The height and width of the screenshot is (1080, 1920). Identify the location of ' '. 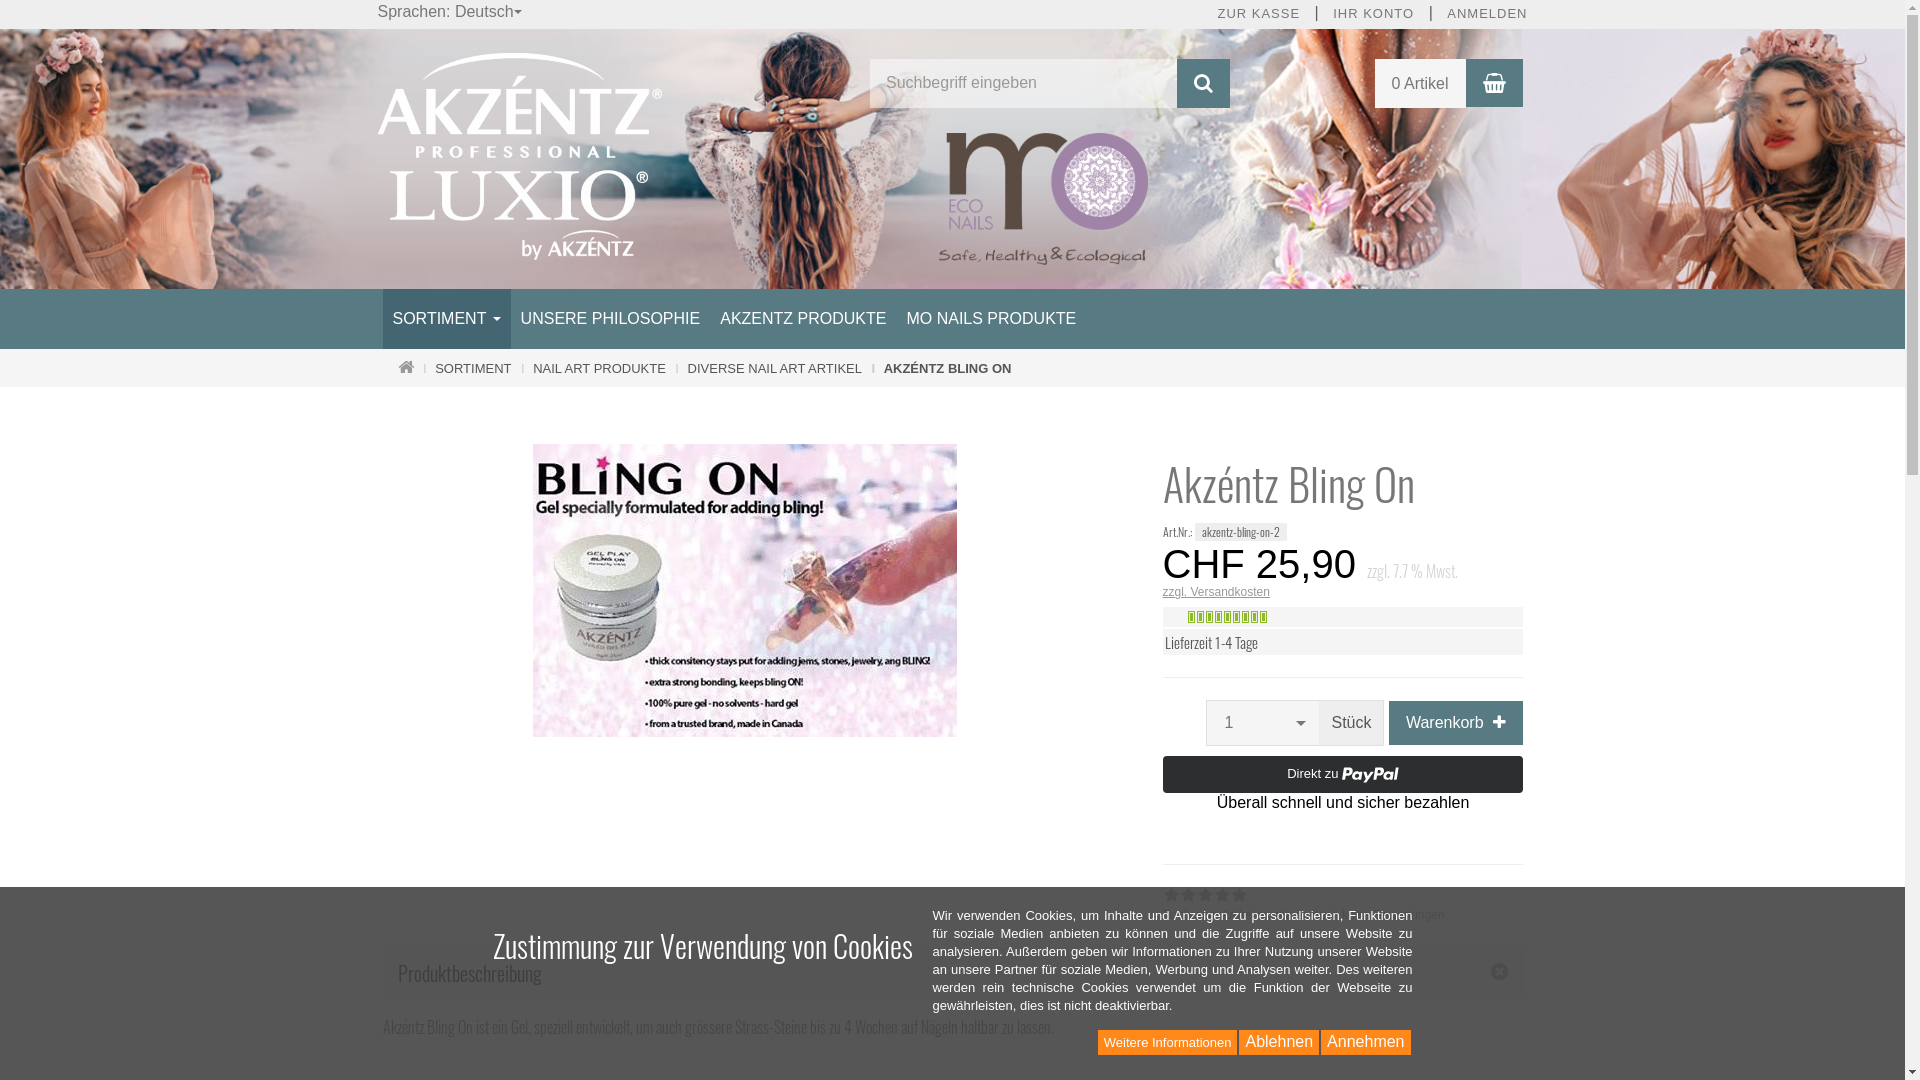
(384, 426).